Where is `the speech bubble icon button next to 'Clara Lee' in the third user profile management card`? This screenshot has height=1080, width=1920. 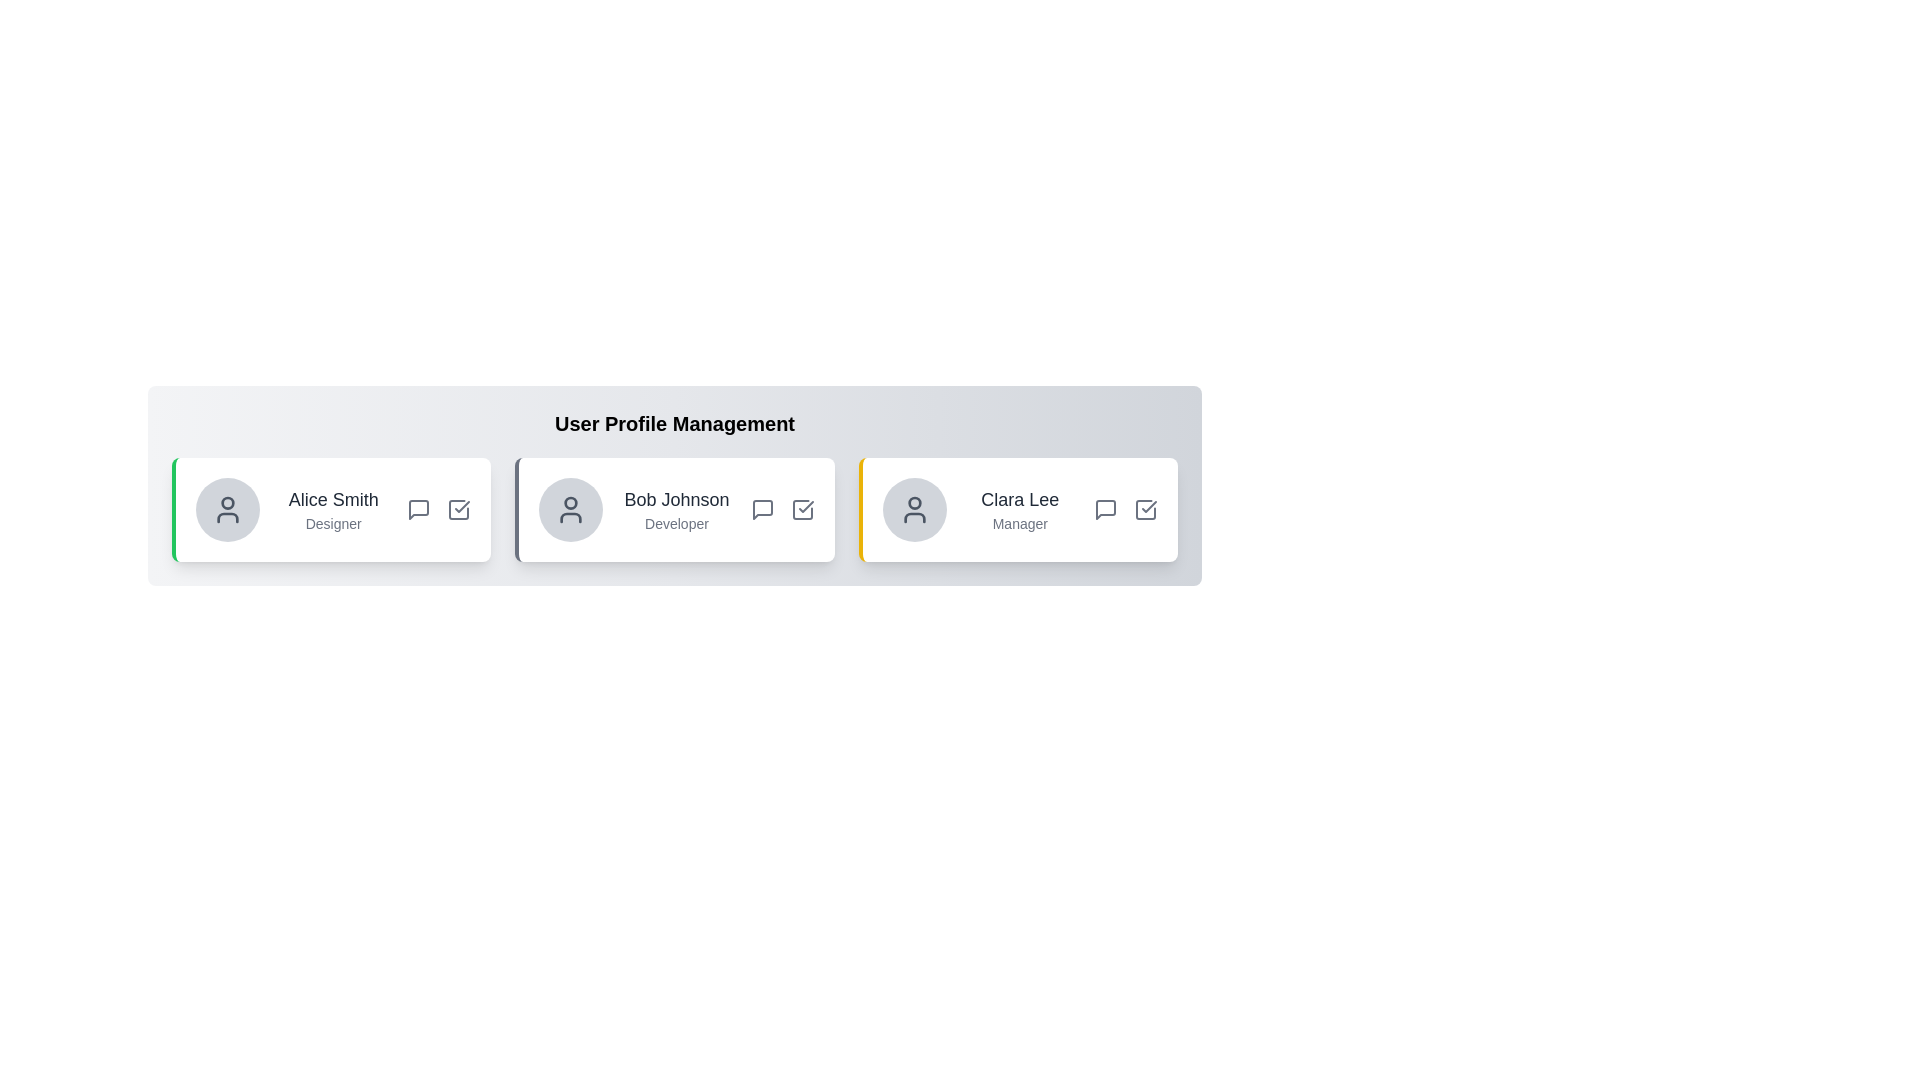 the speech bubble icon button next to 'Clara Lee' in the third user profile management card is located at coordinates (1104, 508).